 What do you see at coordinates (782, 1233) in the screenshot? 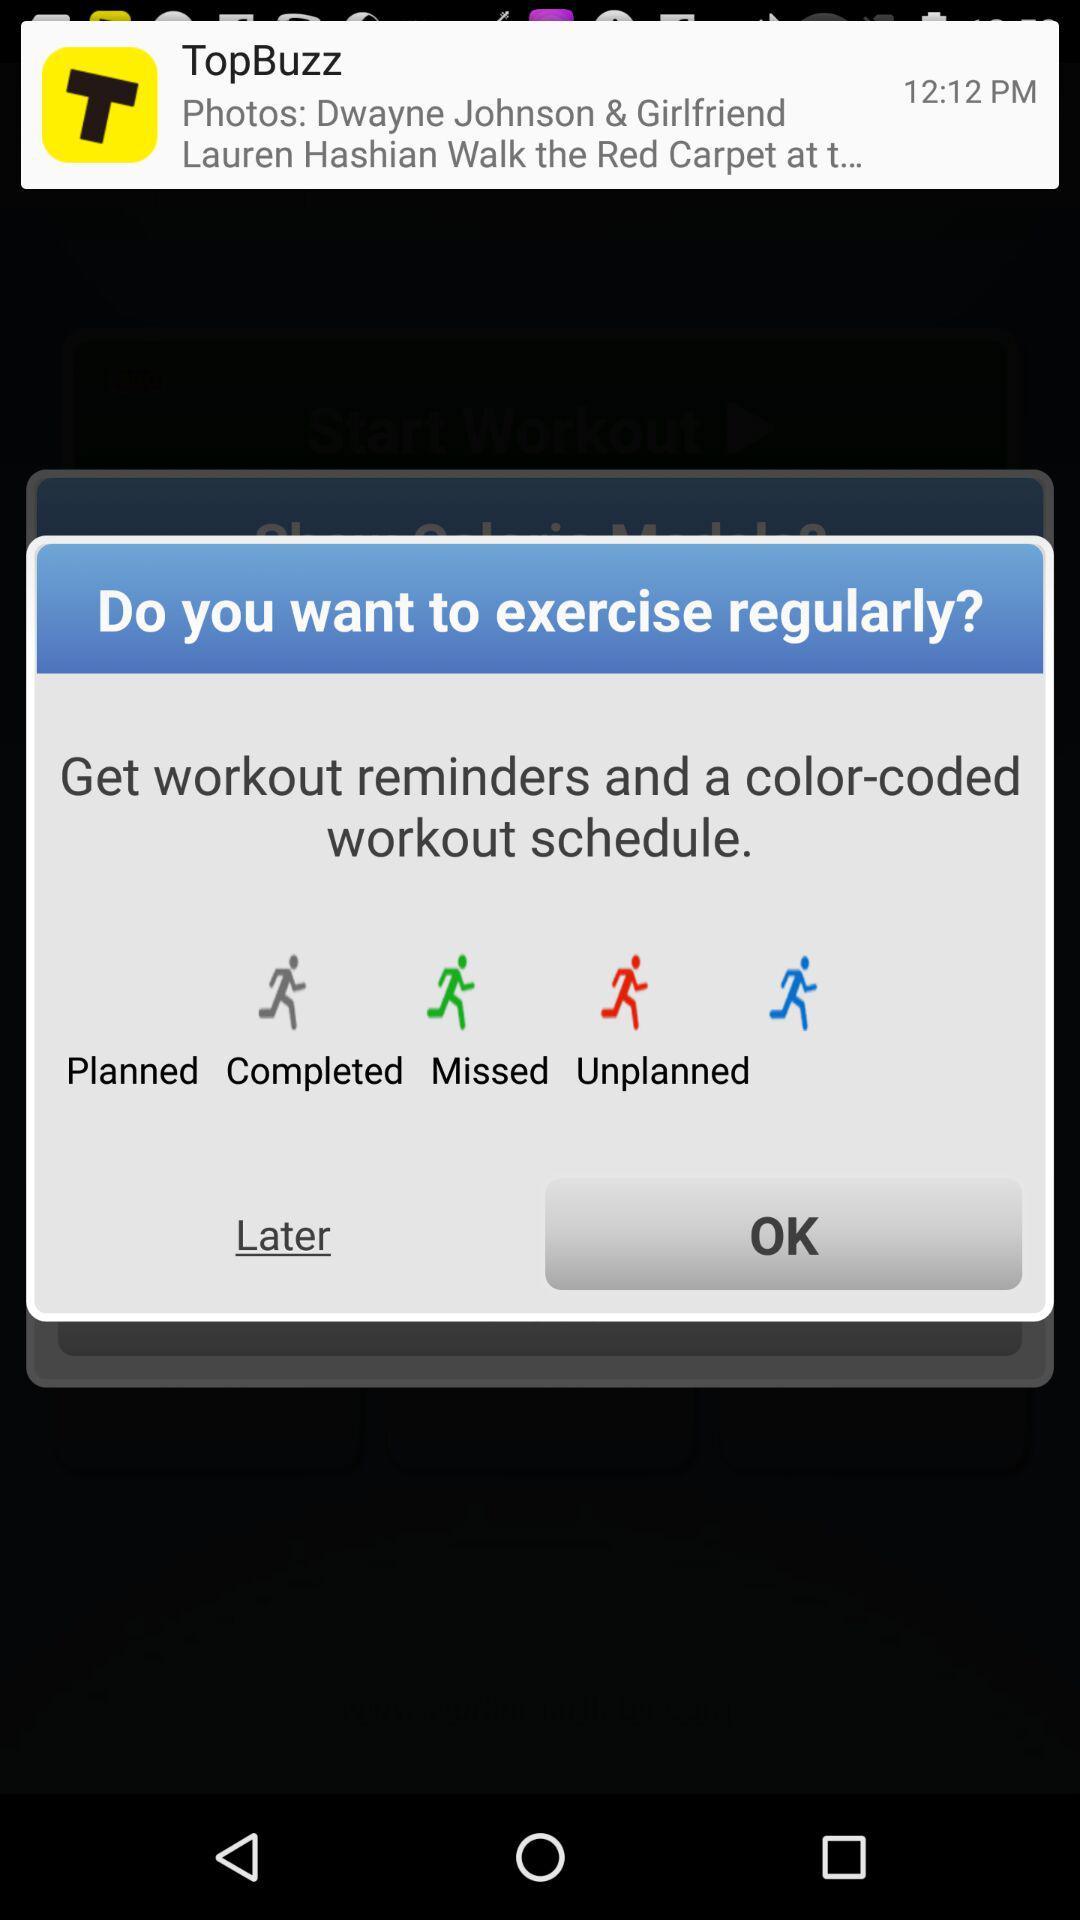
I see `ok icon` at bounding box center [782, 1233].